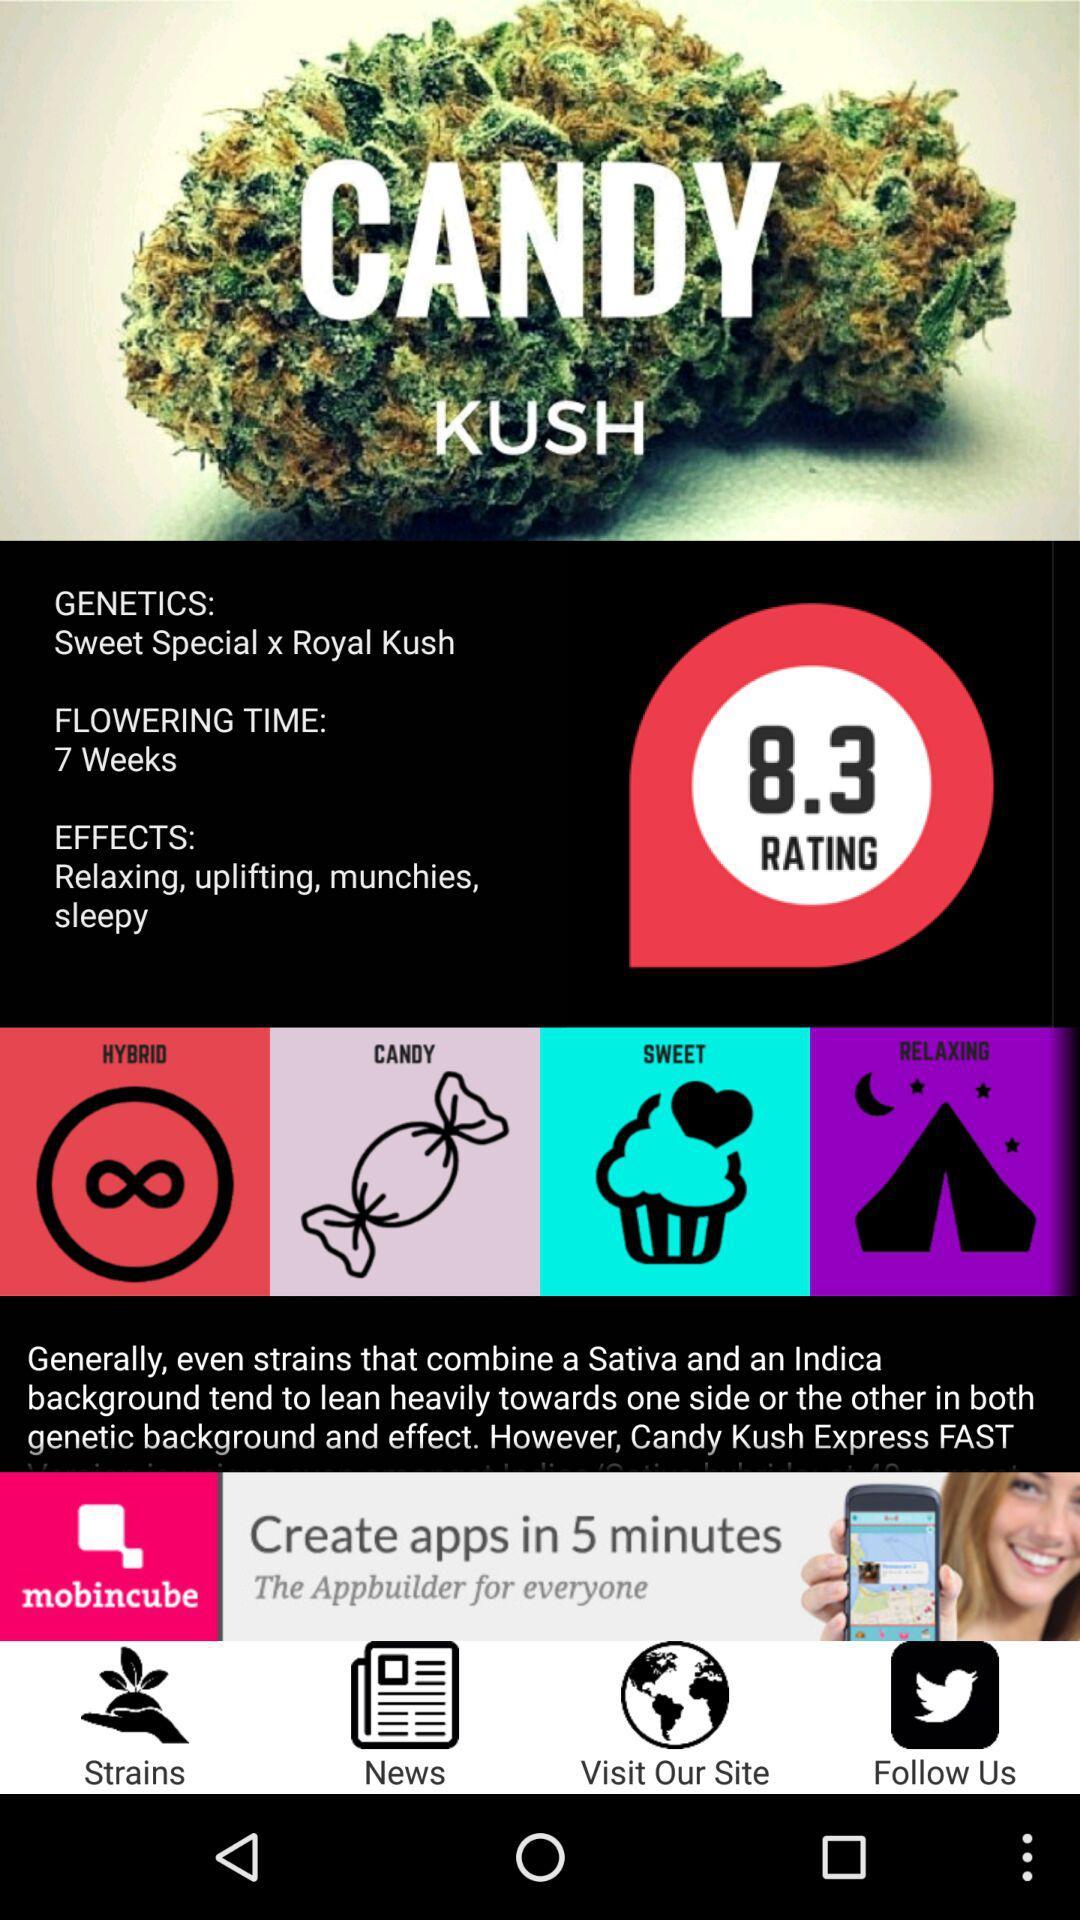 Image resolution: width=1080 pixels, height=1920 pixels. I want to click on advertising link, so click(540, 1555).